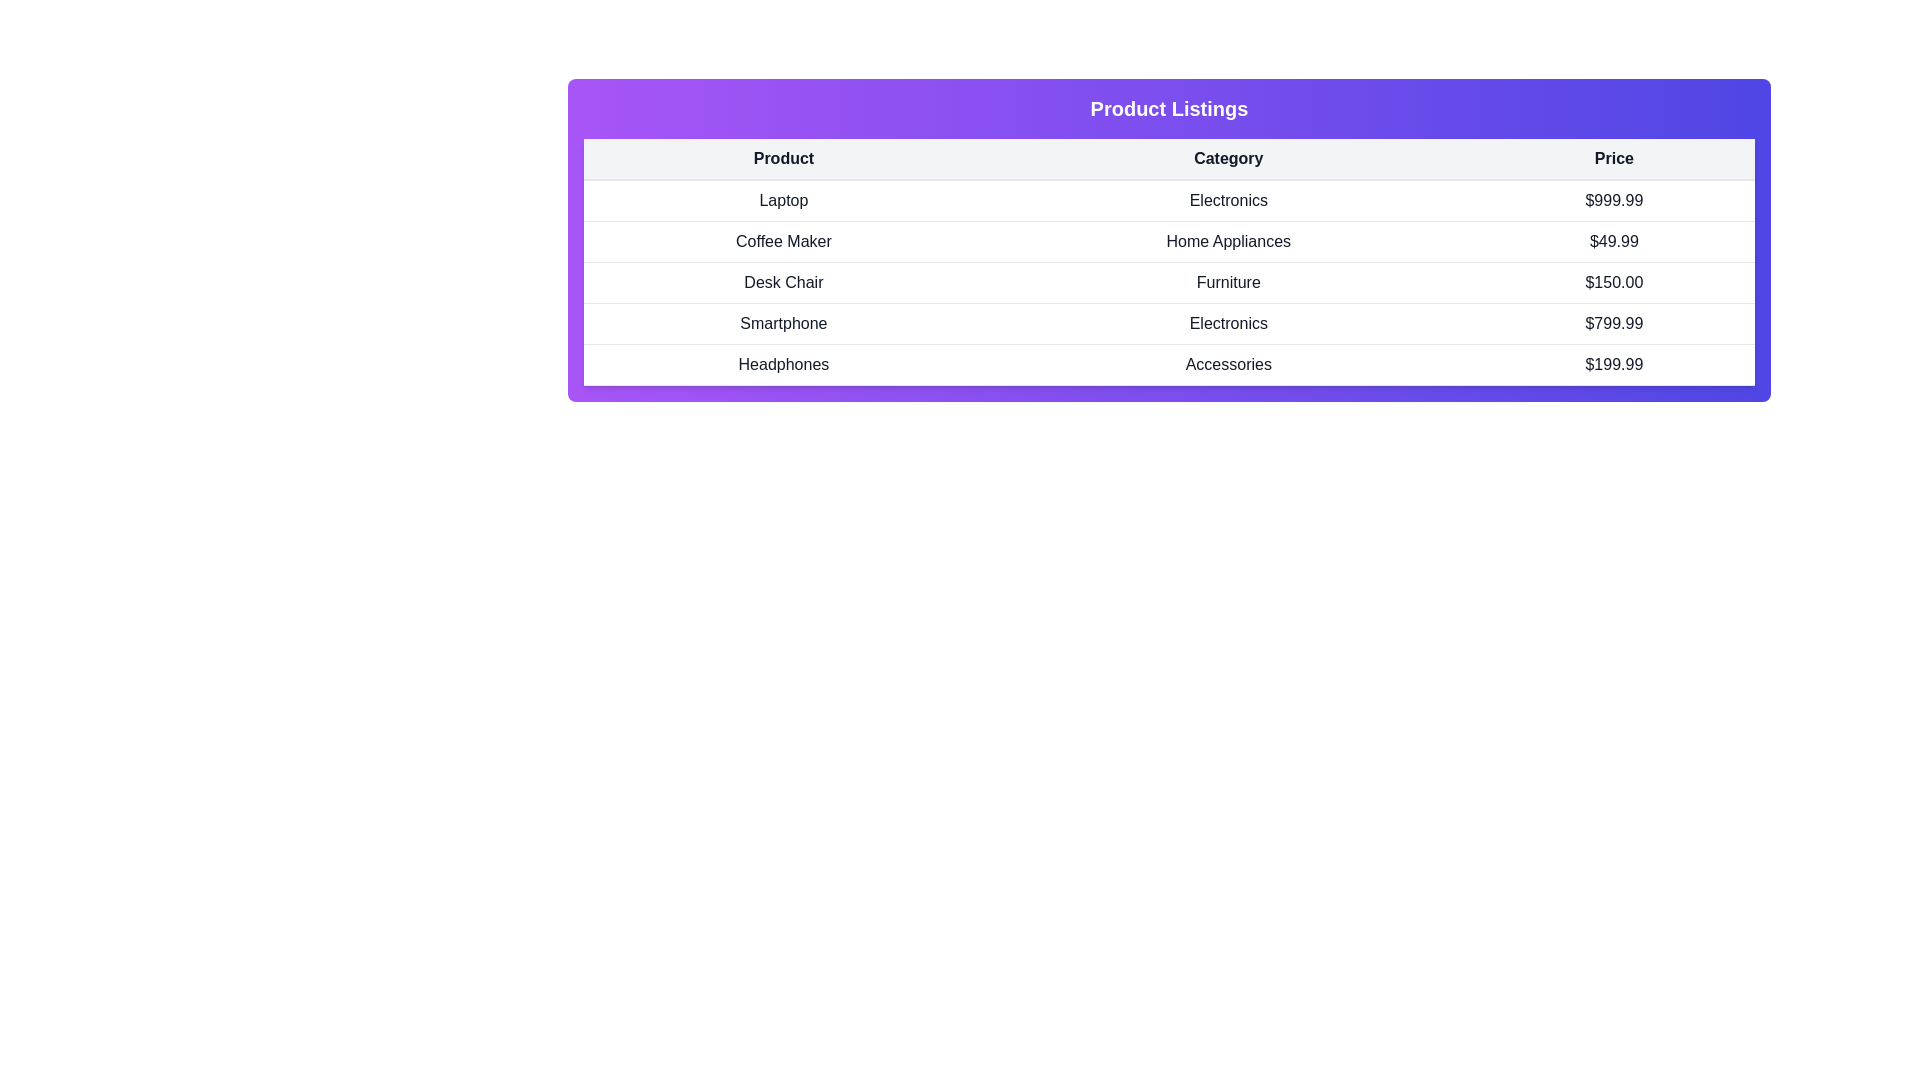  What do you see at coordinates (1169, 200) in the screenshot?
I see `the first row in the product listing table, which contains 'Laptop' as the product name, 'Electronics' as the category, and '$999.99' as the price` at bounding box center [1169, 200].